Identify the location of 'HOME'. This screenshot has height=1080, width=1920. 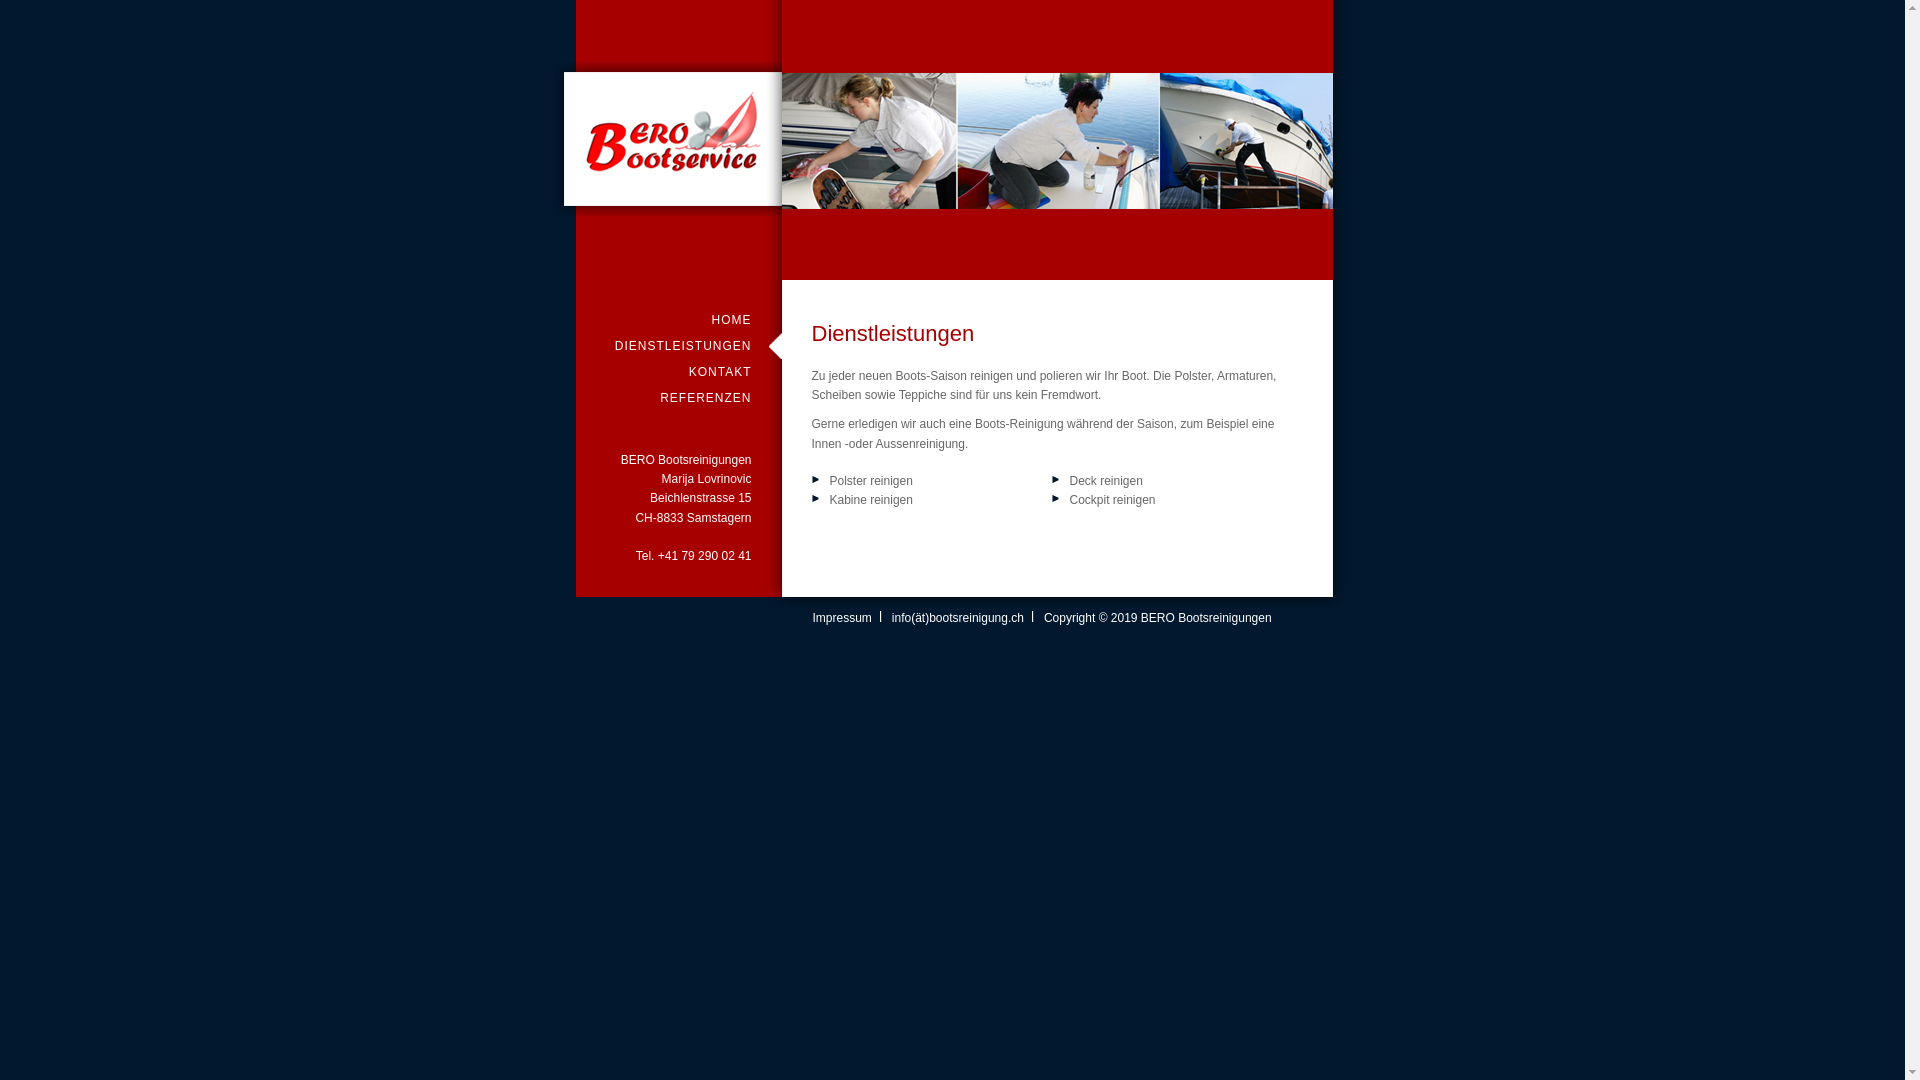
(678, 319).